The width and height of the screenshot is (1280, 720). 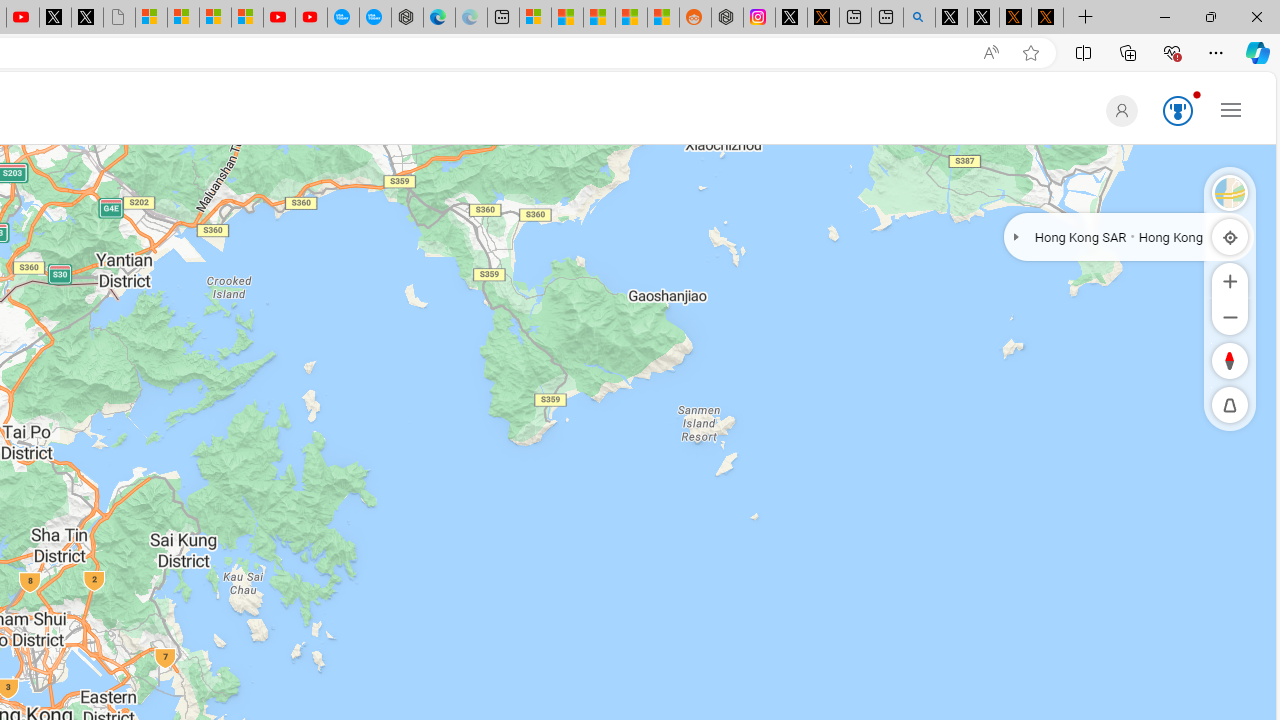 What do you see at coordinates (918, 17) in the screenshot?
I see `'github - Search'` at bounding box center [918, 17].